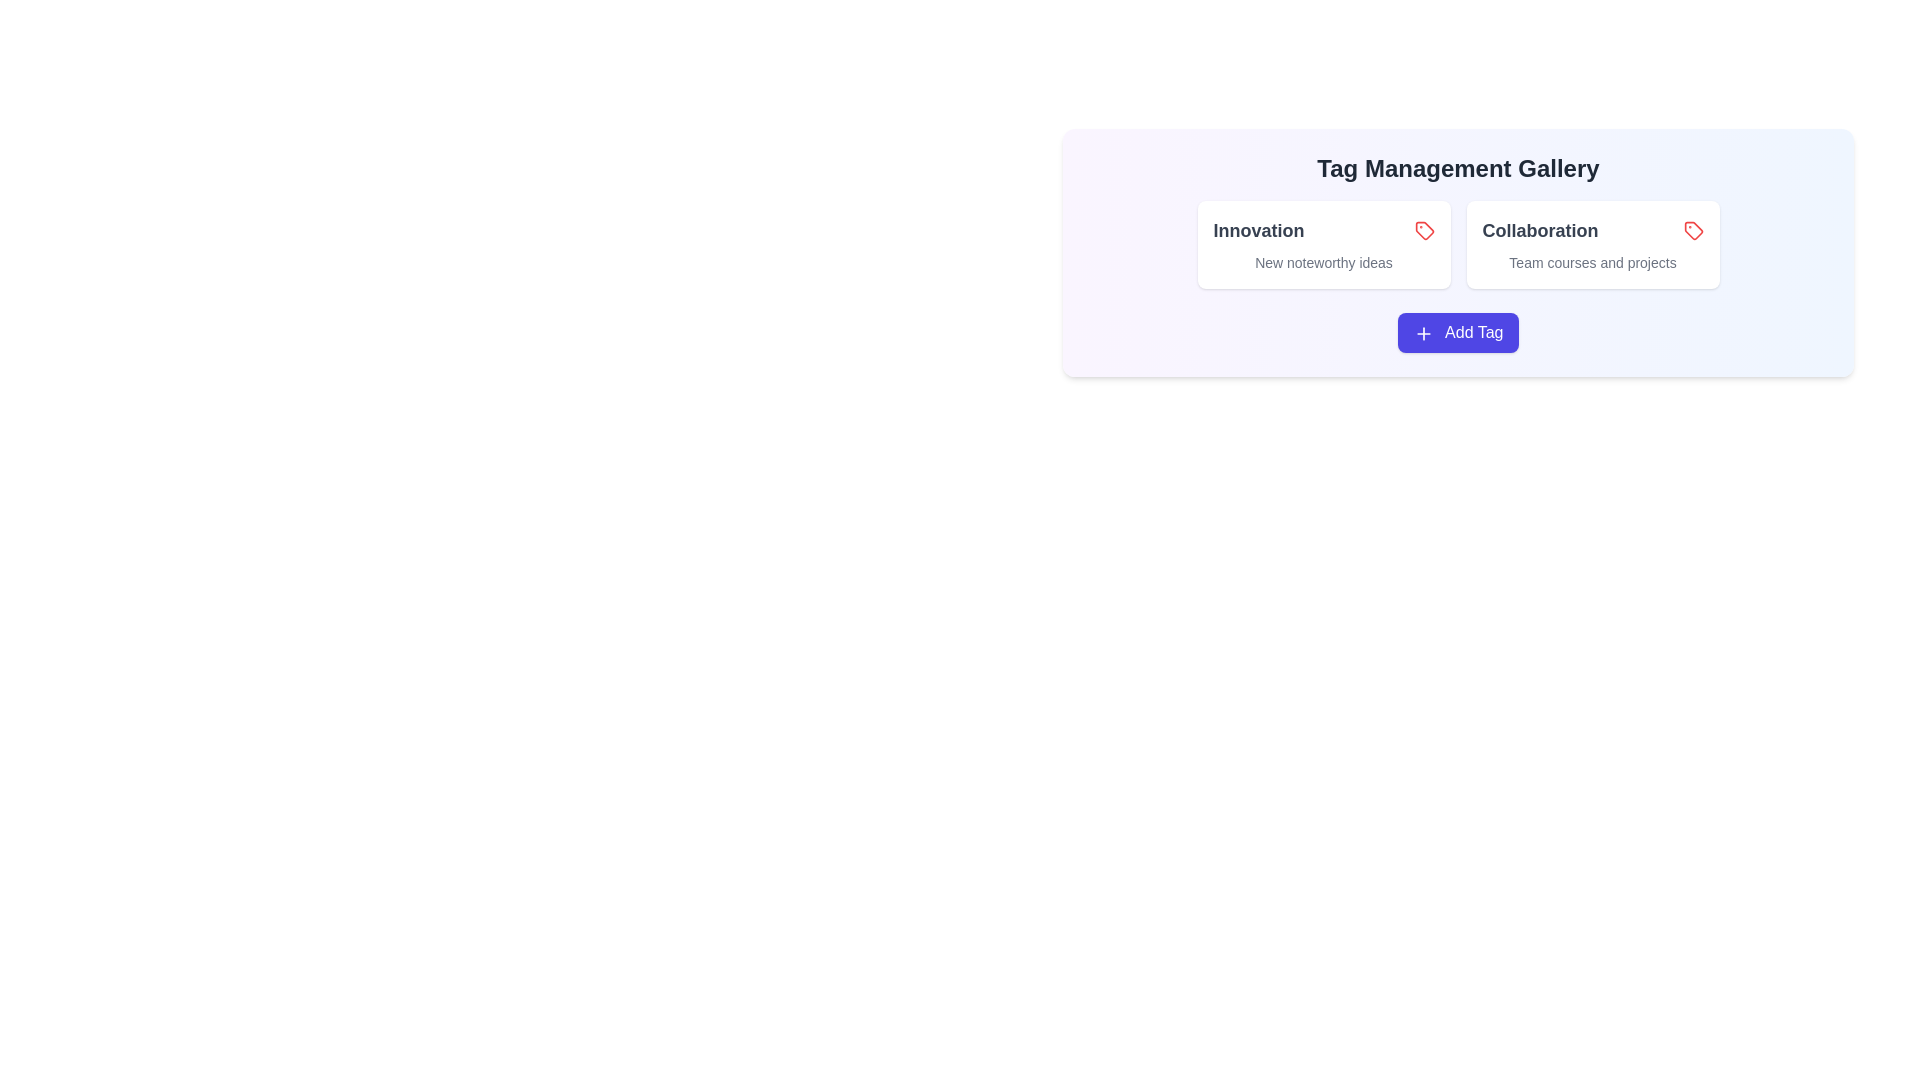  What do you see at coordinates (1324, 261) in the screenshot?
I see `text label displaying 'New noteworthy ideas' which is centrally aligned below the main title 'Innovation'` at bounding box center [1324, 261].